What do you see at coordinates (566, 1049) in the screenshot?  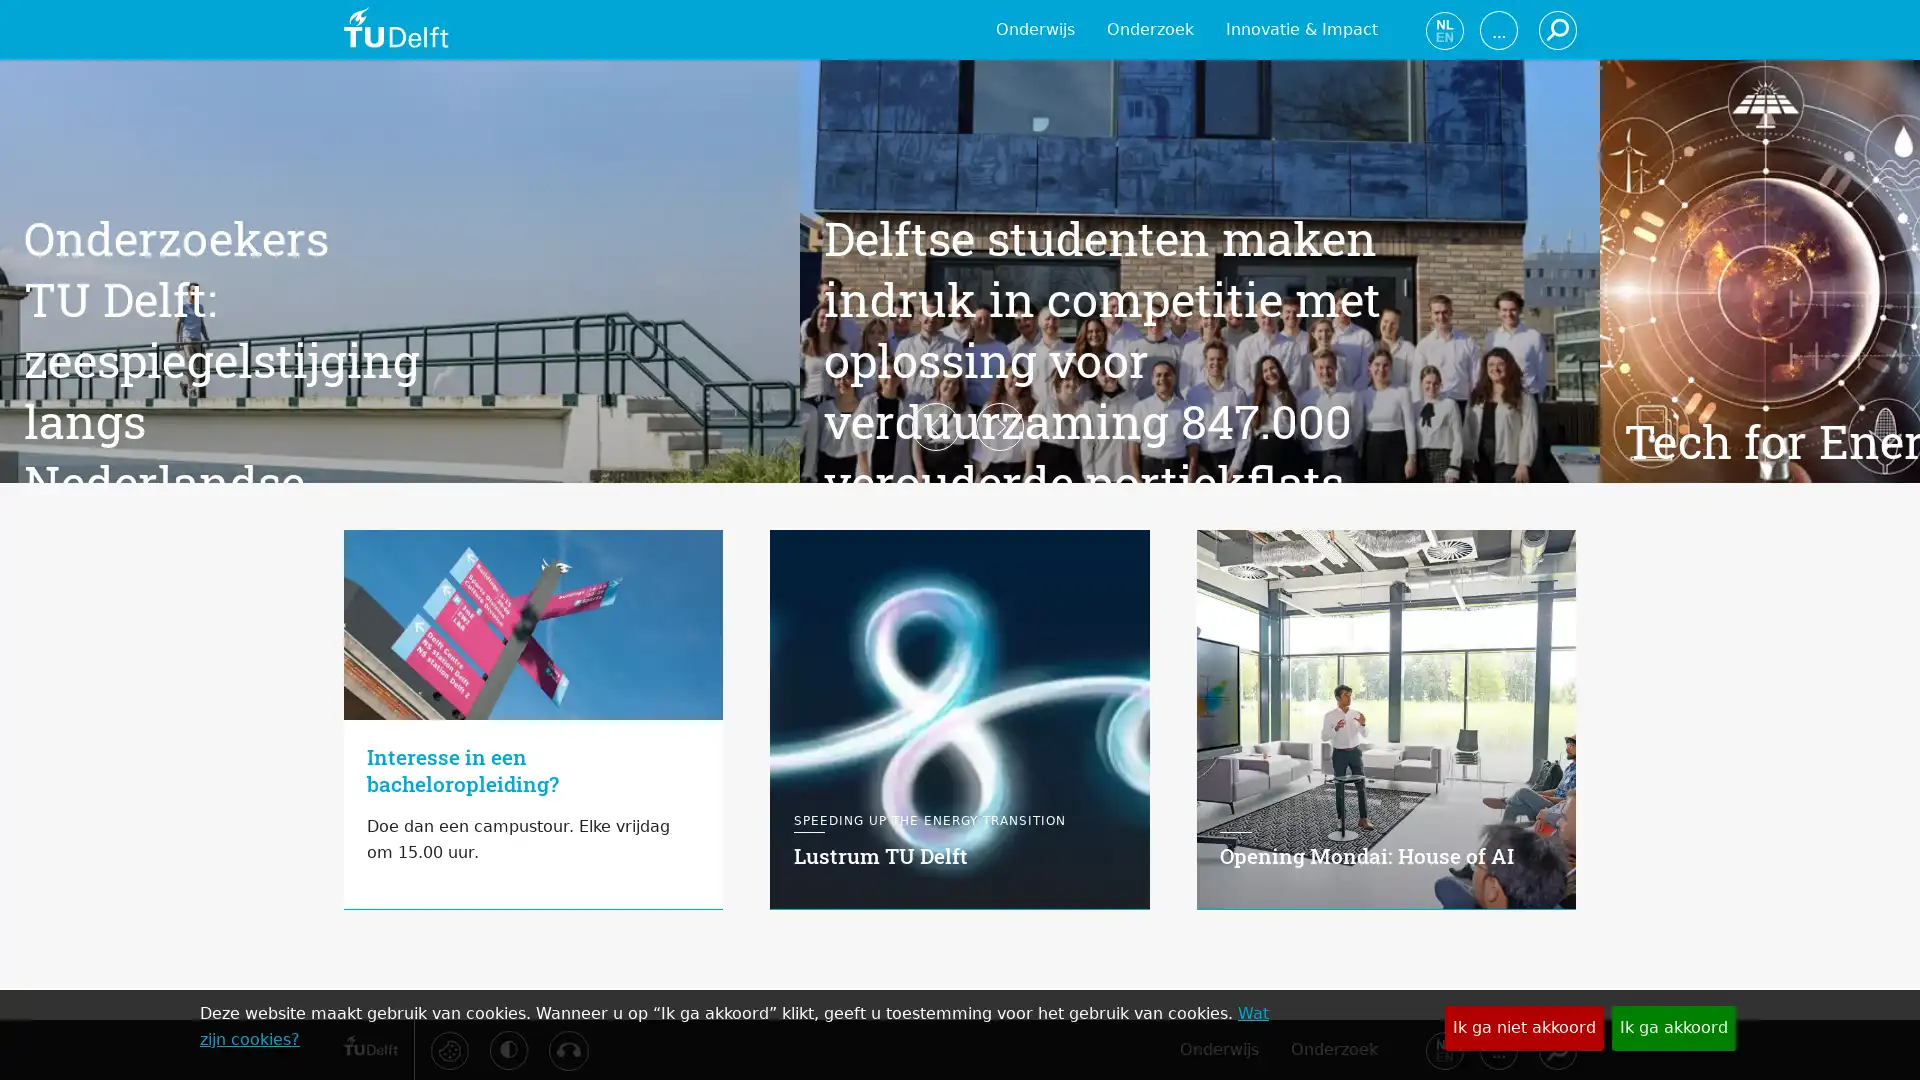 I see `Luister met de ReachDeck-werkbalk` at bounding box center [566, 1049].